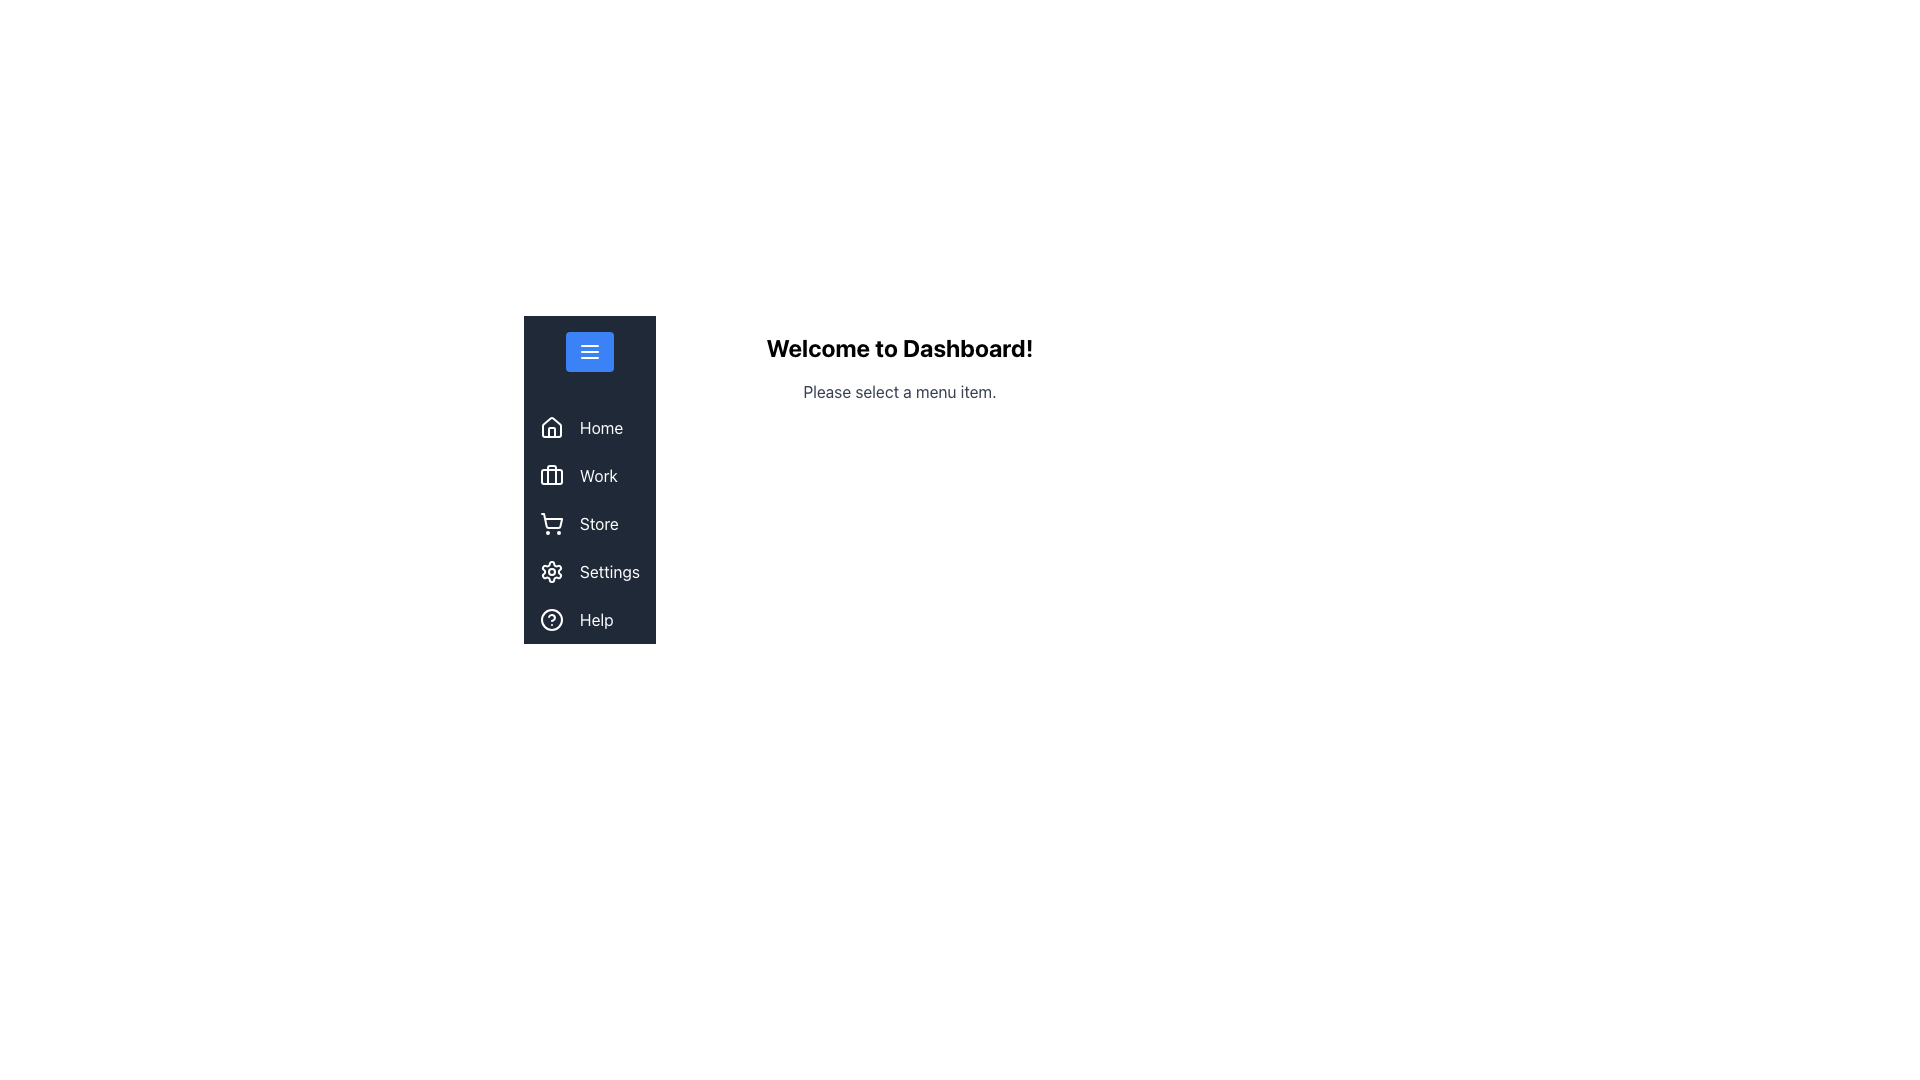 The height and width of the screenshot is (1080, 1920). What do you see at coordinates (589, 523) in the screenshot?
I see `the 'Store' navigation menu item for keyboard navigation` at bounding box center [589, 523].